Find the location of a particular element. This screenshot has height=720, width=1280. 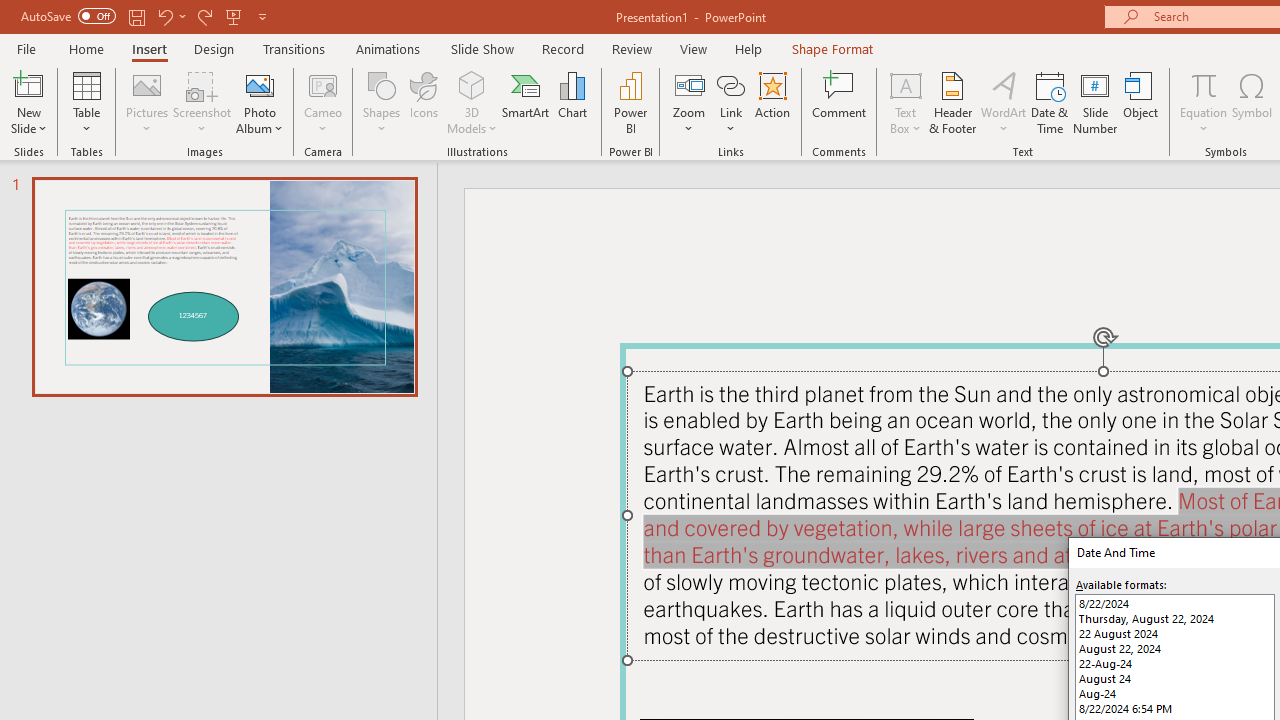

'Animations' is located at coordinates (388, 48).